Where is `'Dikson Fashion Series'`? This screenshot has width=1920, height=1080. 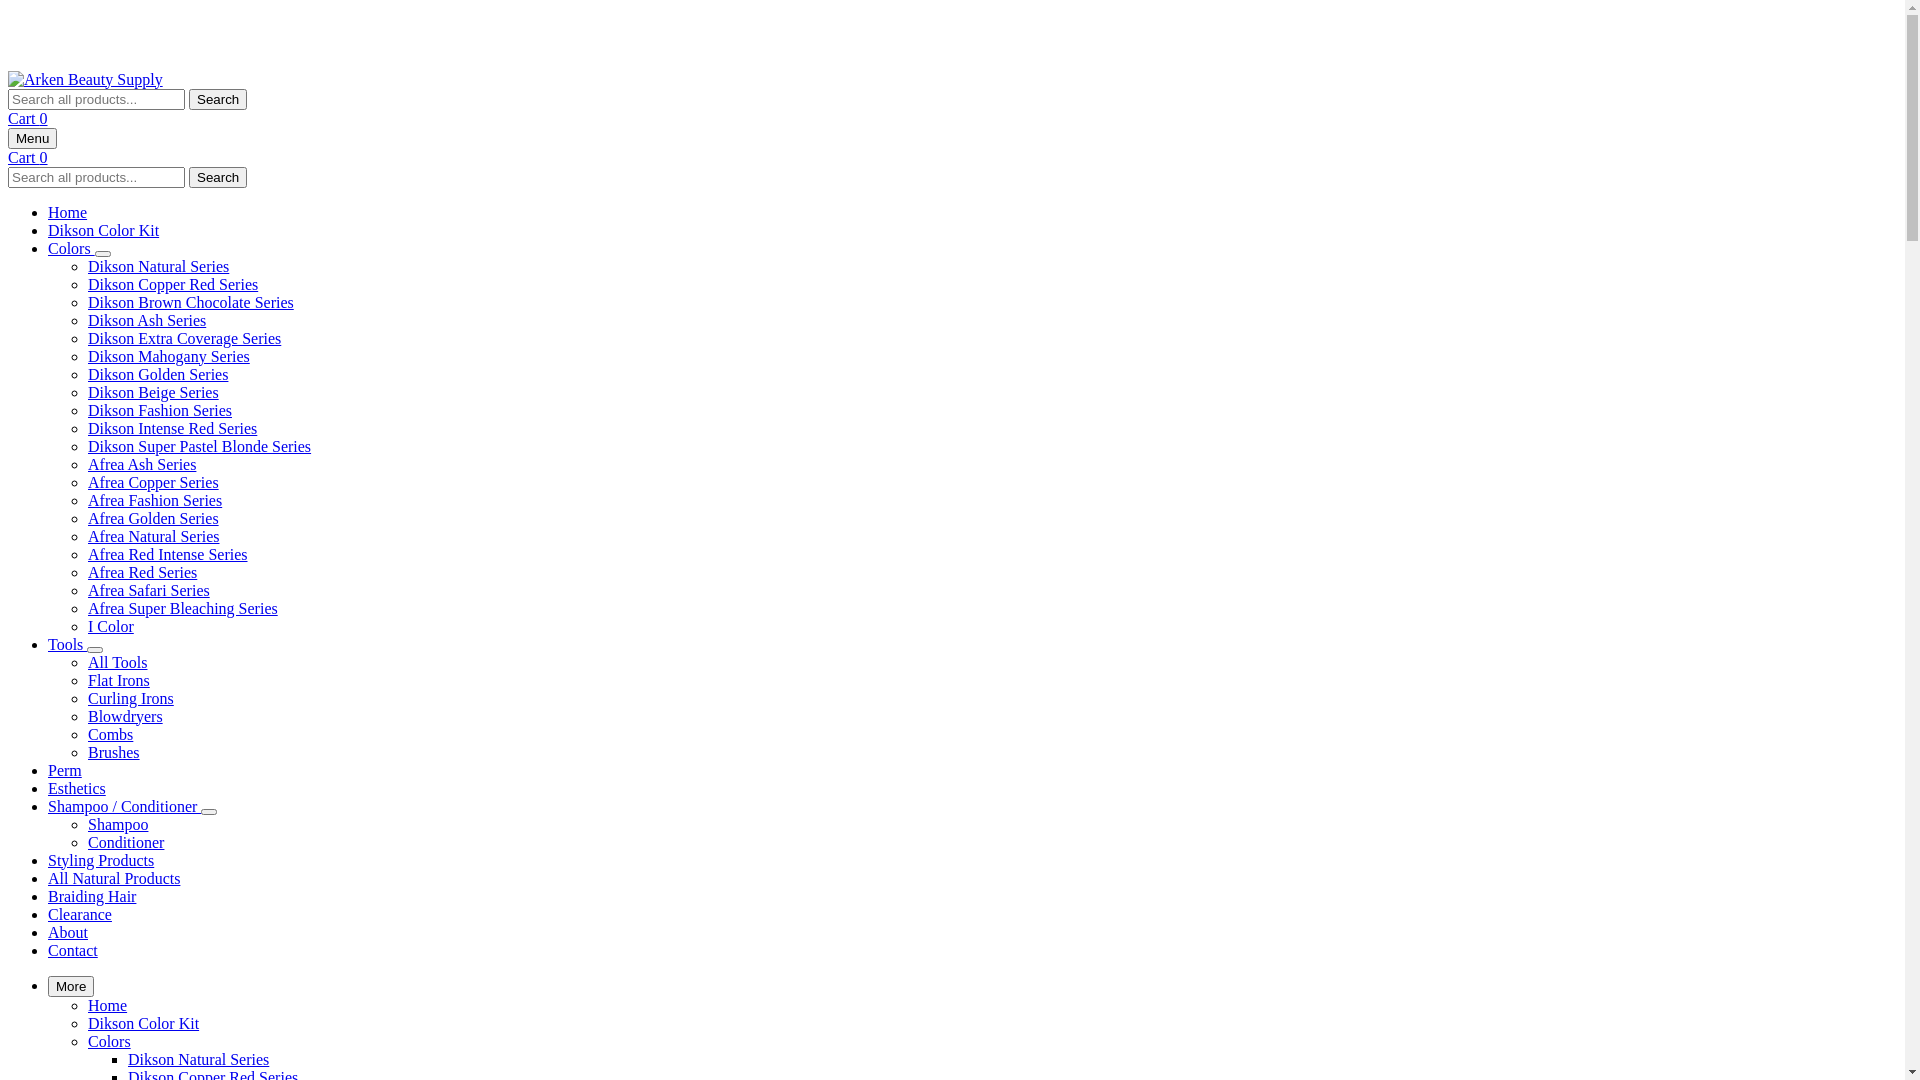 'Dikson Fashion Series' is located at coordinates (158, 409).